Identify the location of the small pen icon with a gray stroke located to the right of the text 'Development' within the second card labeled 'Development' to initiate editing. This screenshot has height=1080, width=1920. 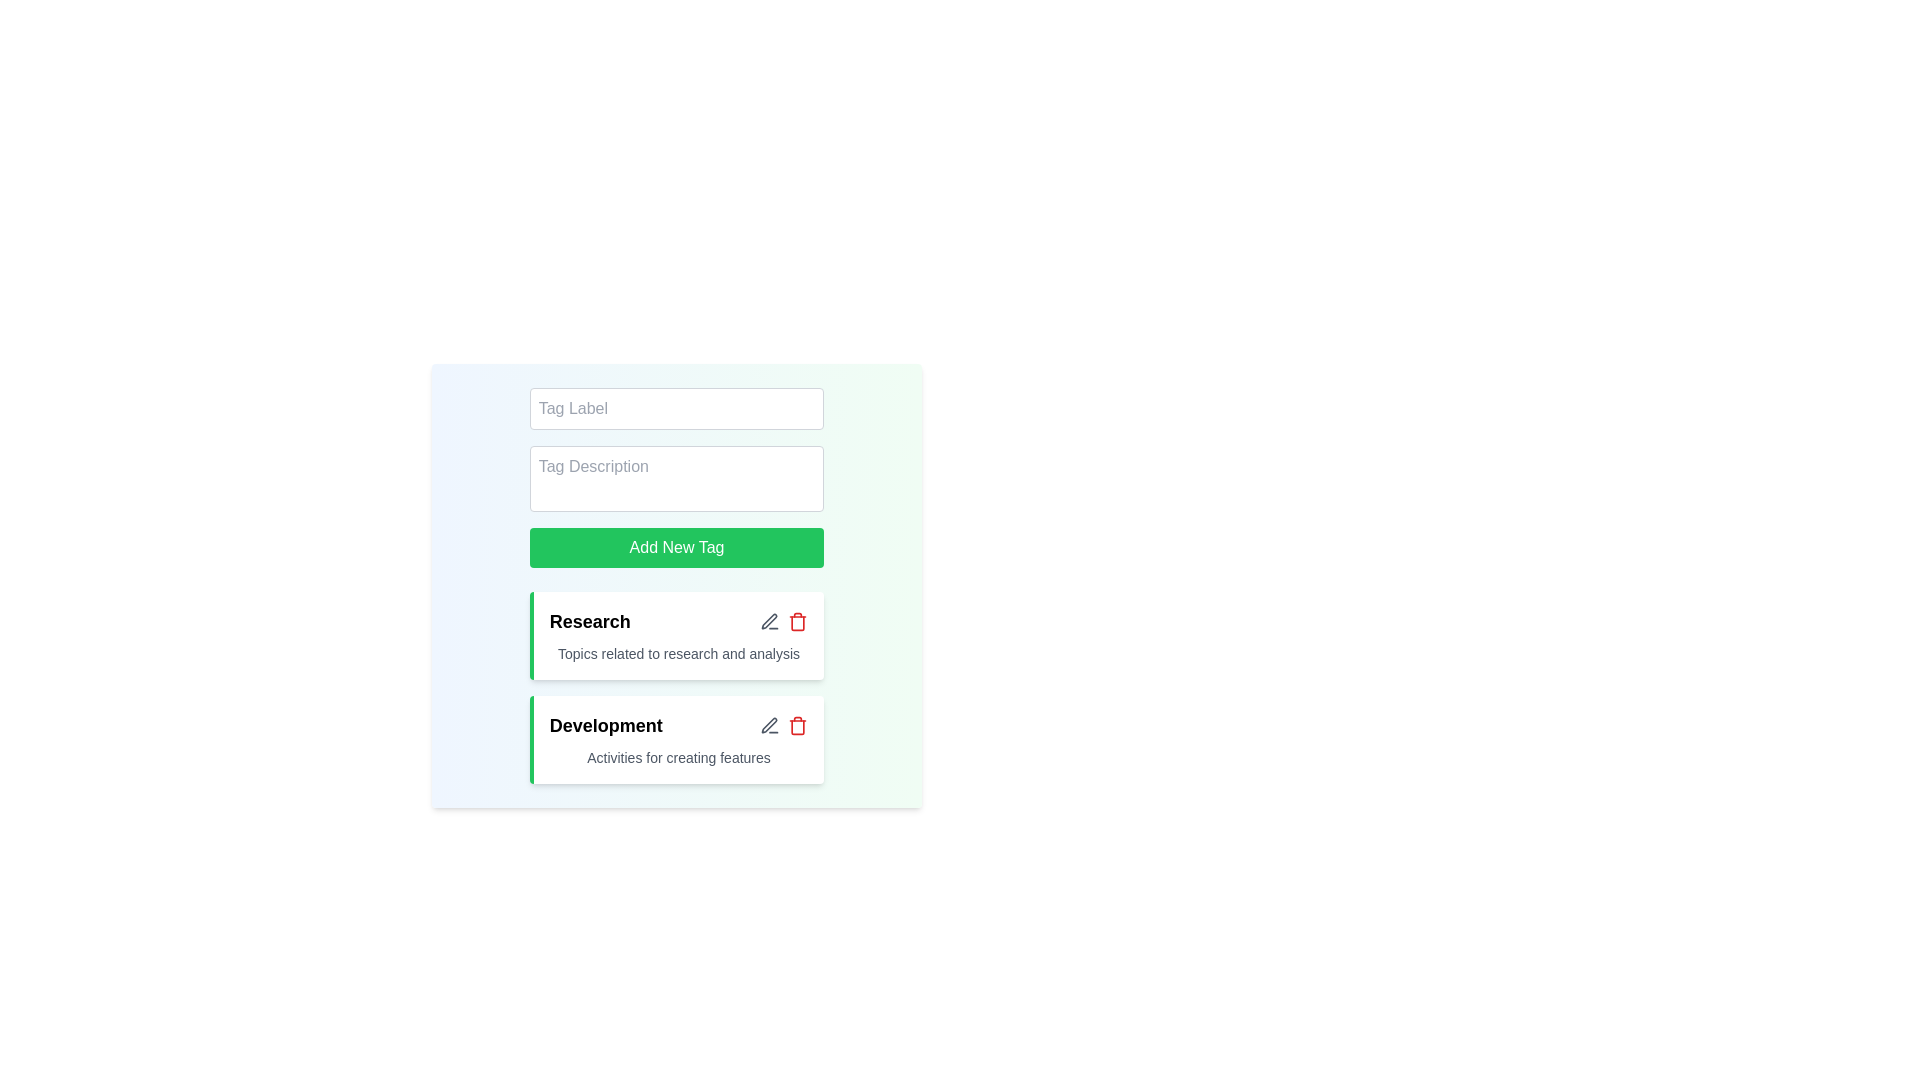
(769, 620).